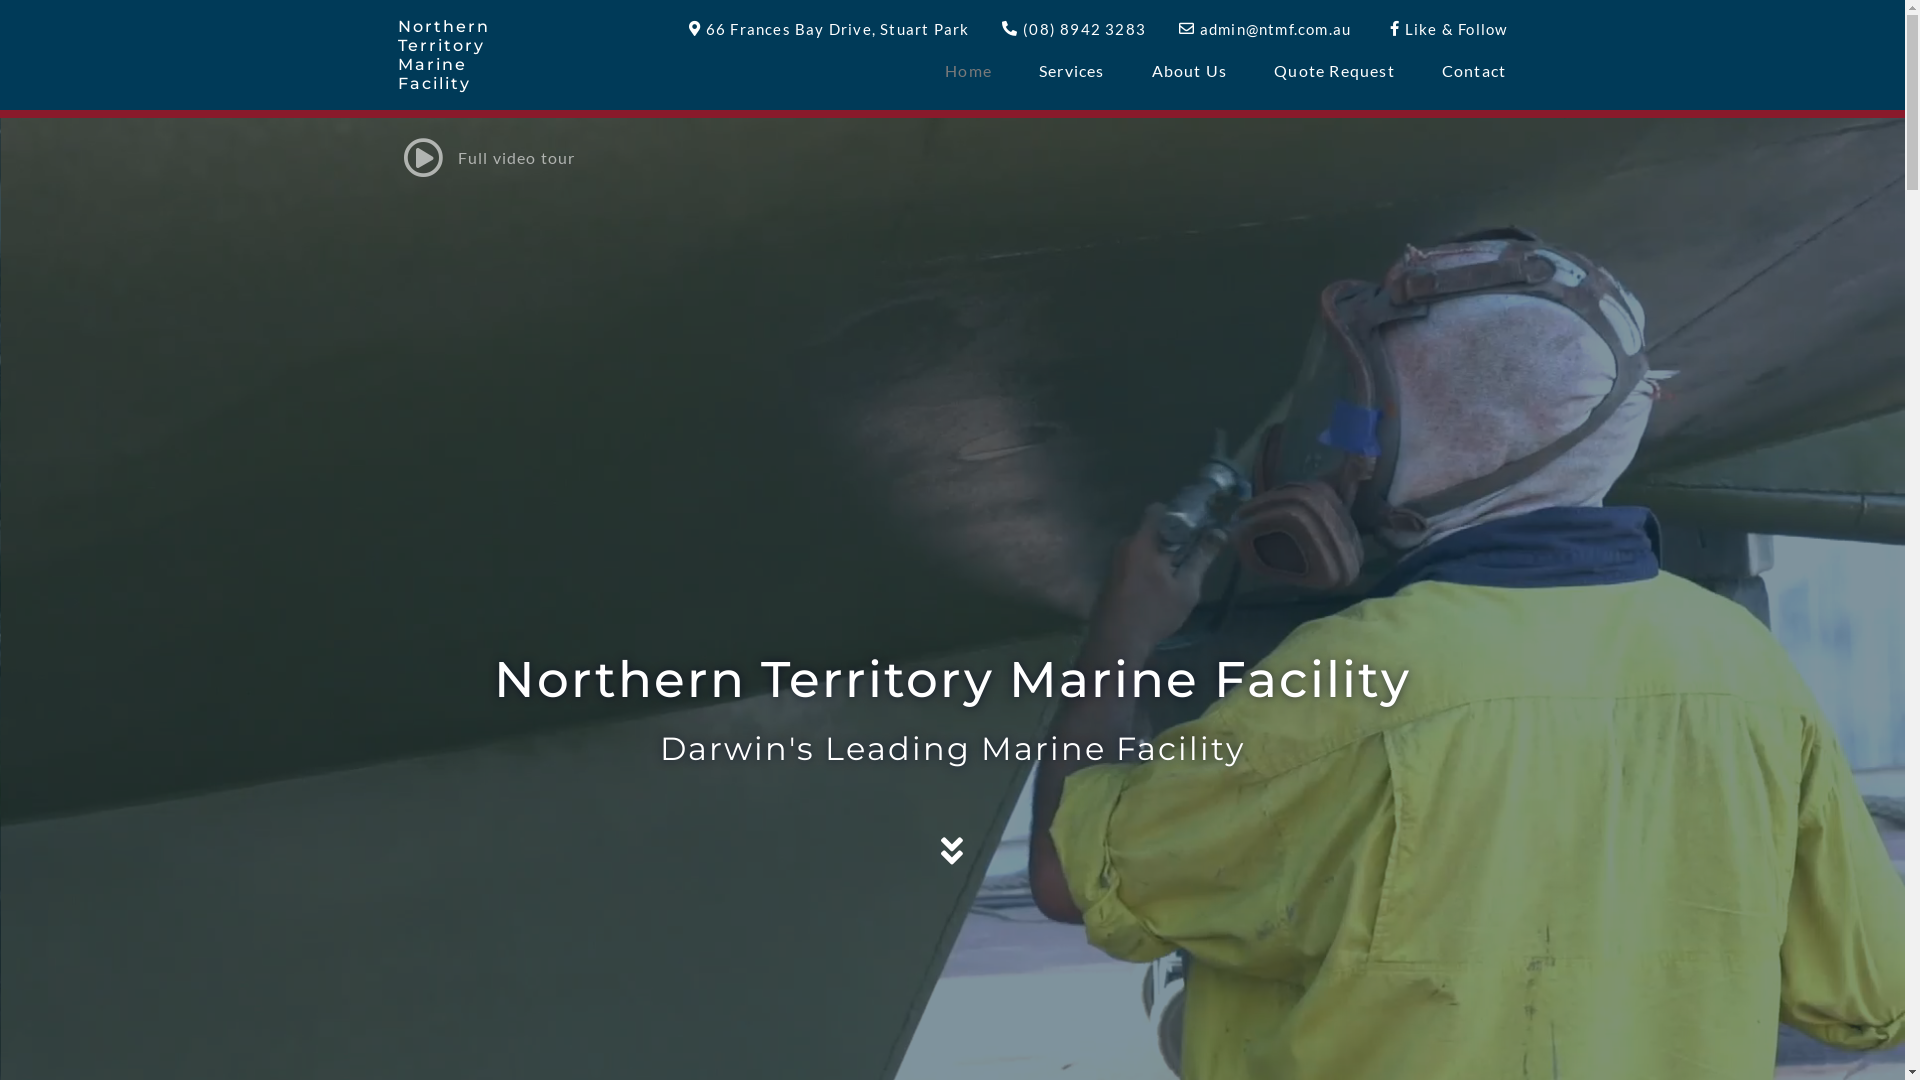  I want to click on 'About Us', so click(1190, 69).